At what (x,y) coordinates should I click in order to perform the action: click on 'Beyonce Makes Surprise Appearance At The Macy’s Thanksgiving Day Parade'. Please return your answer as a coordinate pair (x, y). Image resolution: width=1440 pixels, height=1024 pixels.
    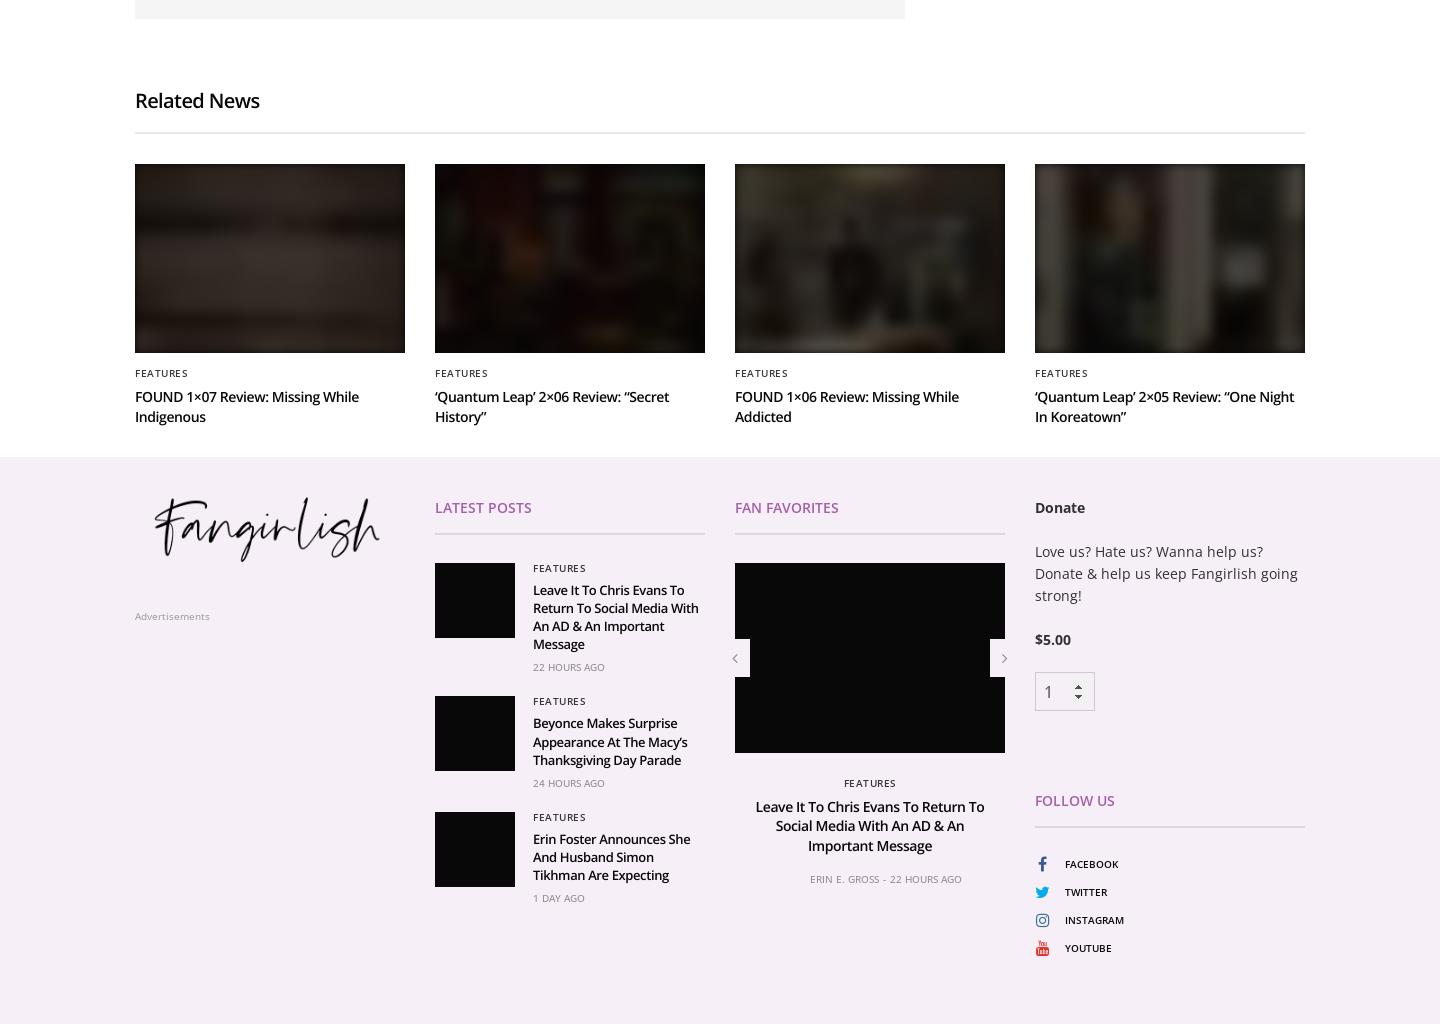
    Looking at the image, I should click on (531, 975).